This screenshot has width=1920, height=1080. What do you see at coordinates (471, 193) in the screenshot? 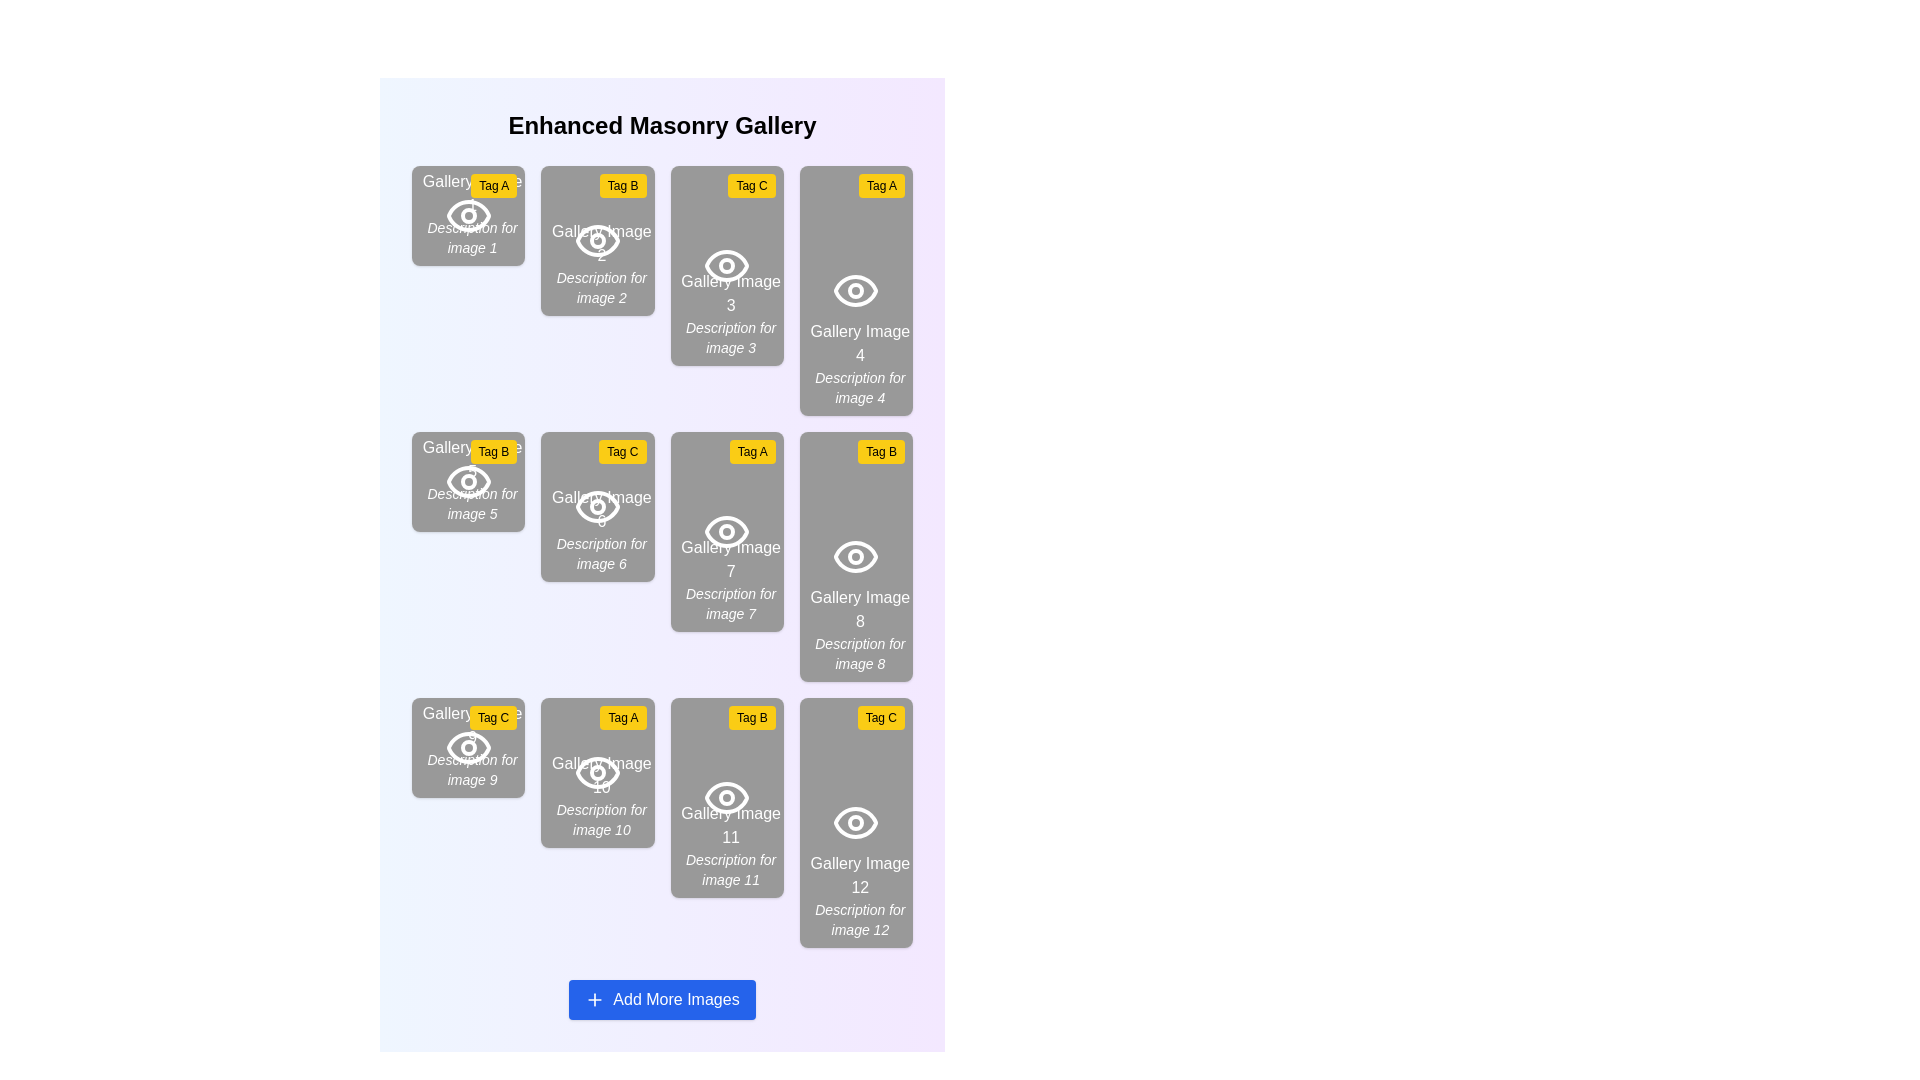
I see `text label displaying 'Gallery Image 1', which is styled with a medium font weight and positioned in the top-left quadrant of the interface, as part of the overlay text for the image description` at bounding box center [471, 193].